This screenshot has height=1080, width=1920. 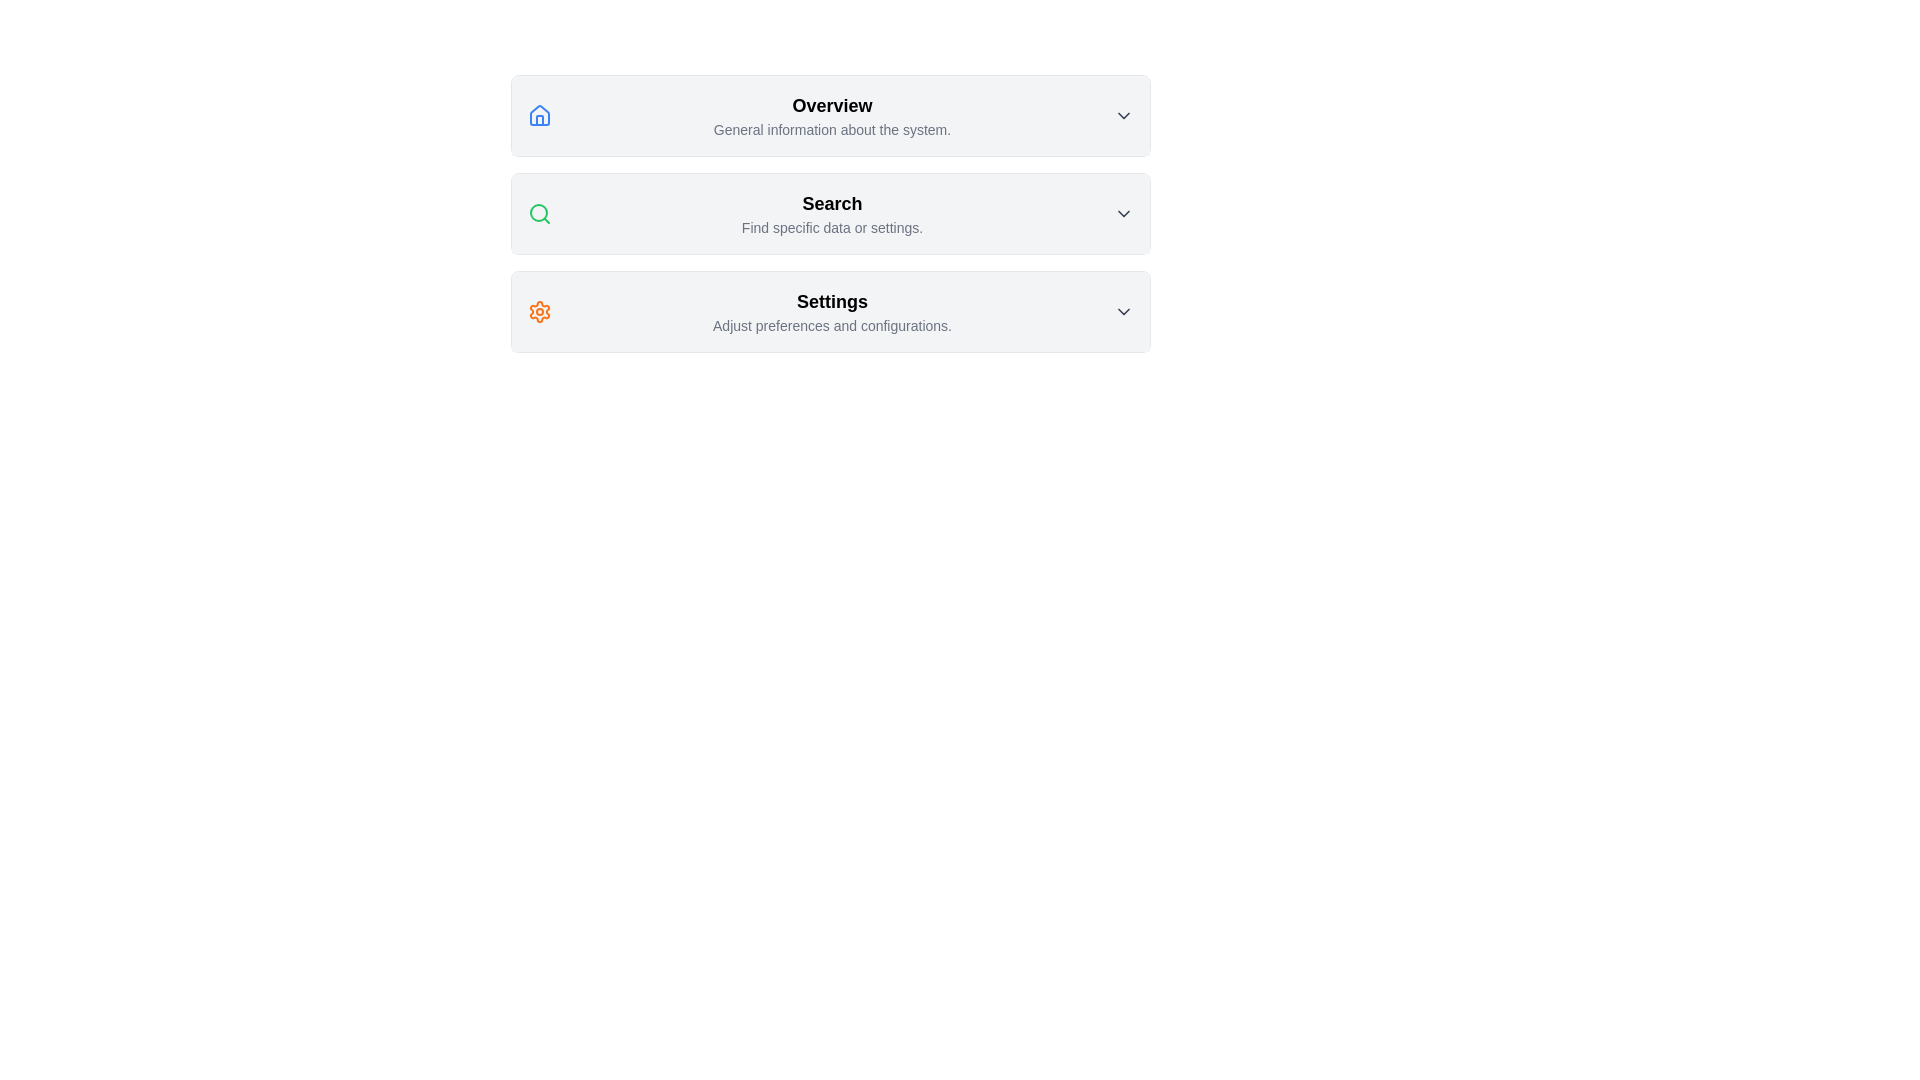 What do you see at coordinates (1123, 213) in the screenshot?
I see `the dropdown toggle icon located at the far right of the 'Search' section` at bounding box center [1123, 213].